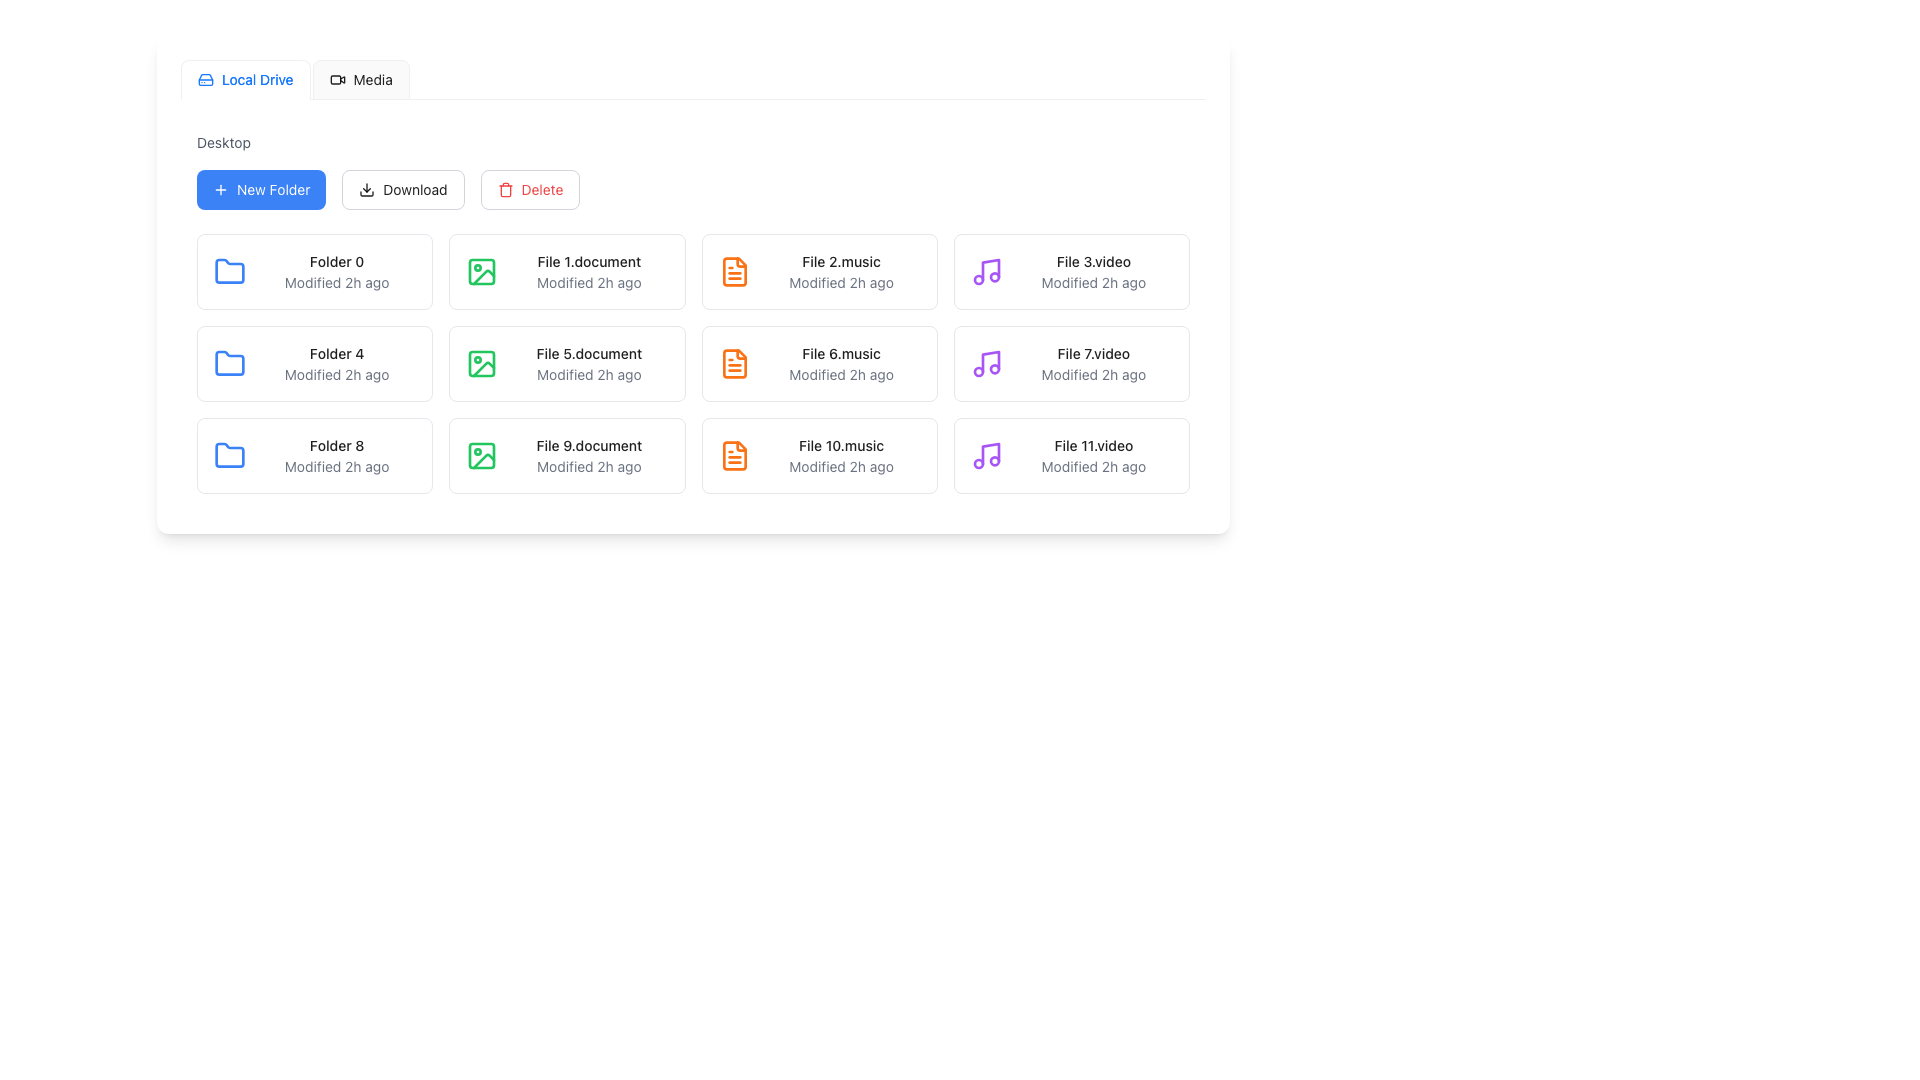 The width and height of the screenshot is (1920, 1080). I want to click on the clickable text link labeled 'Desktop' to observe the hover effect that changes its color to blue, so click(223, 141).